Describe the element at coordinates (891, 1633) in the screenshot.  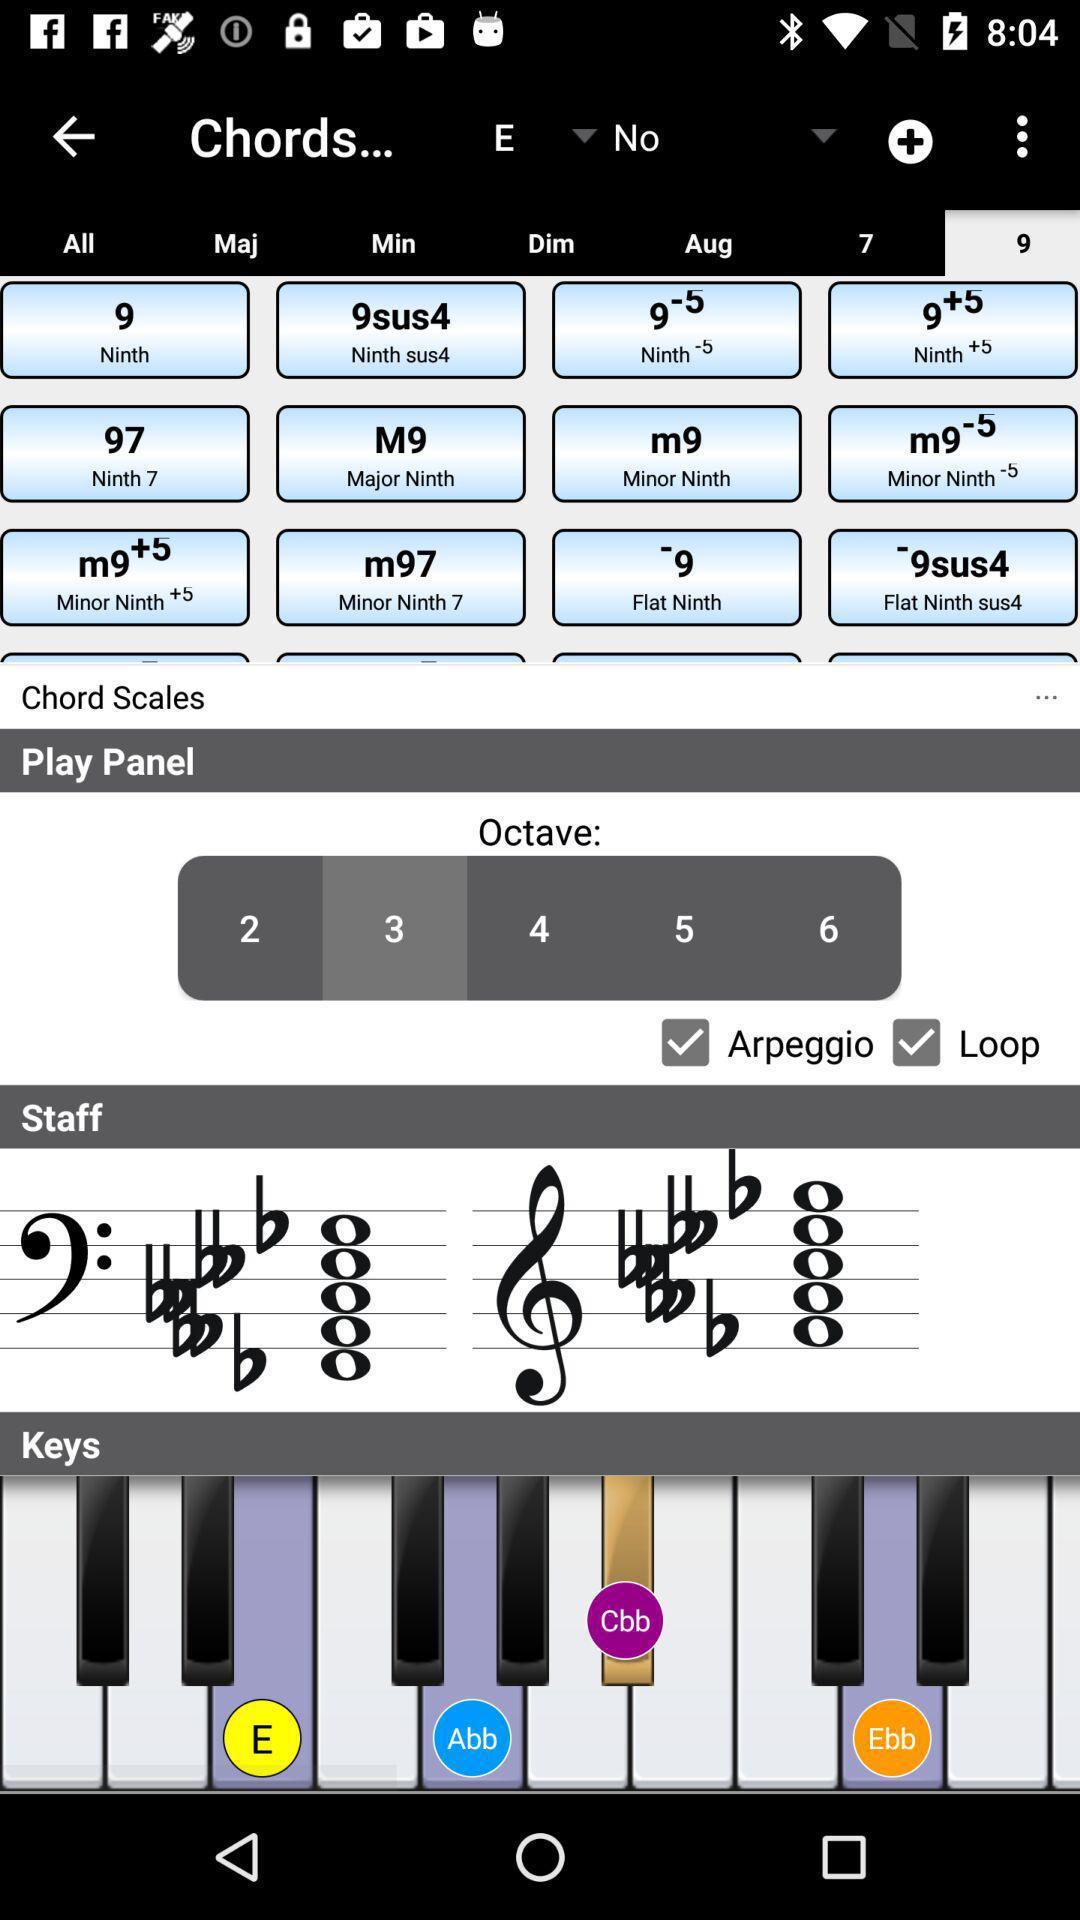
I see `d keyboard key` at that location.